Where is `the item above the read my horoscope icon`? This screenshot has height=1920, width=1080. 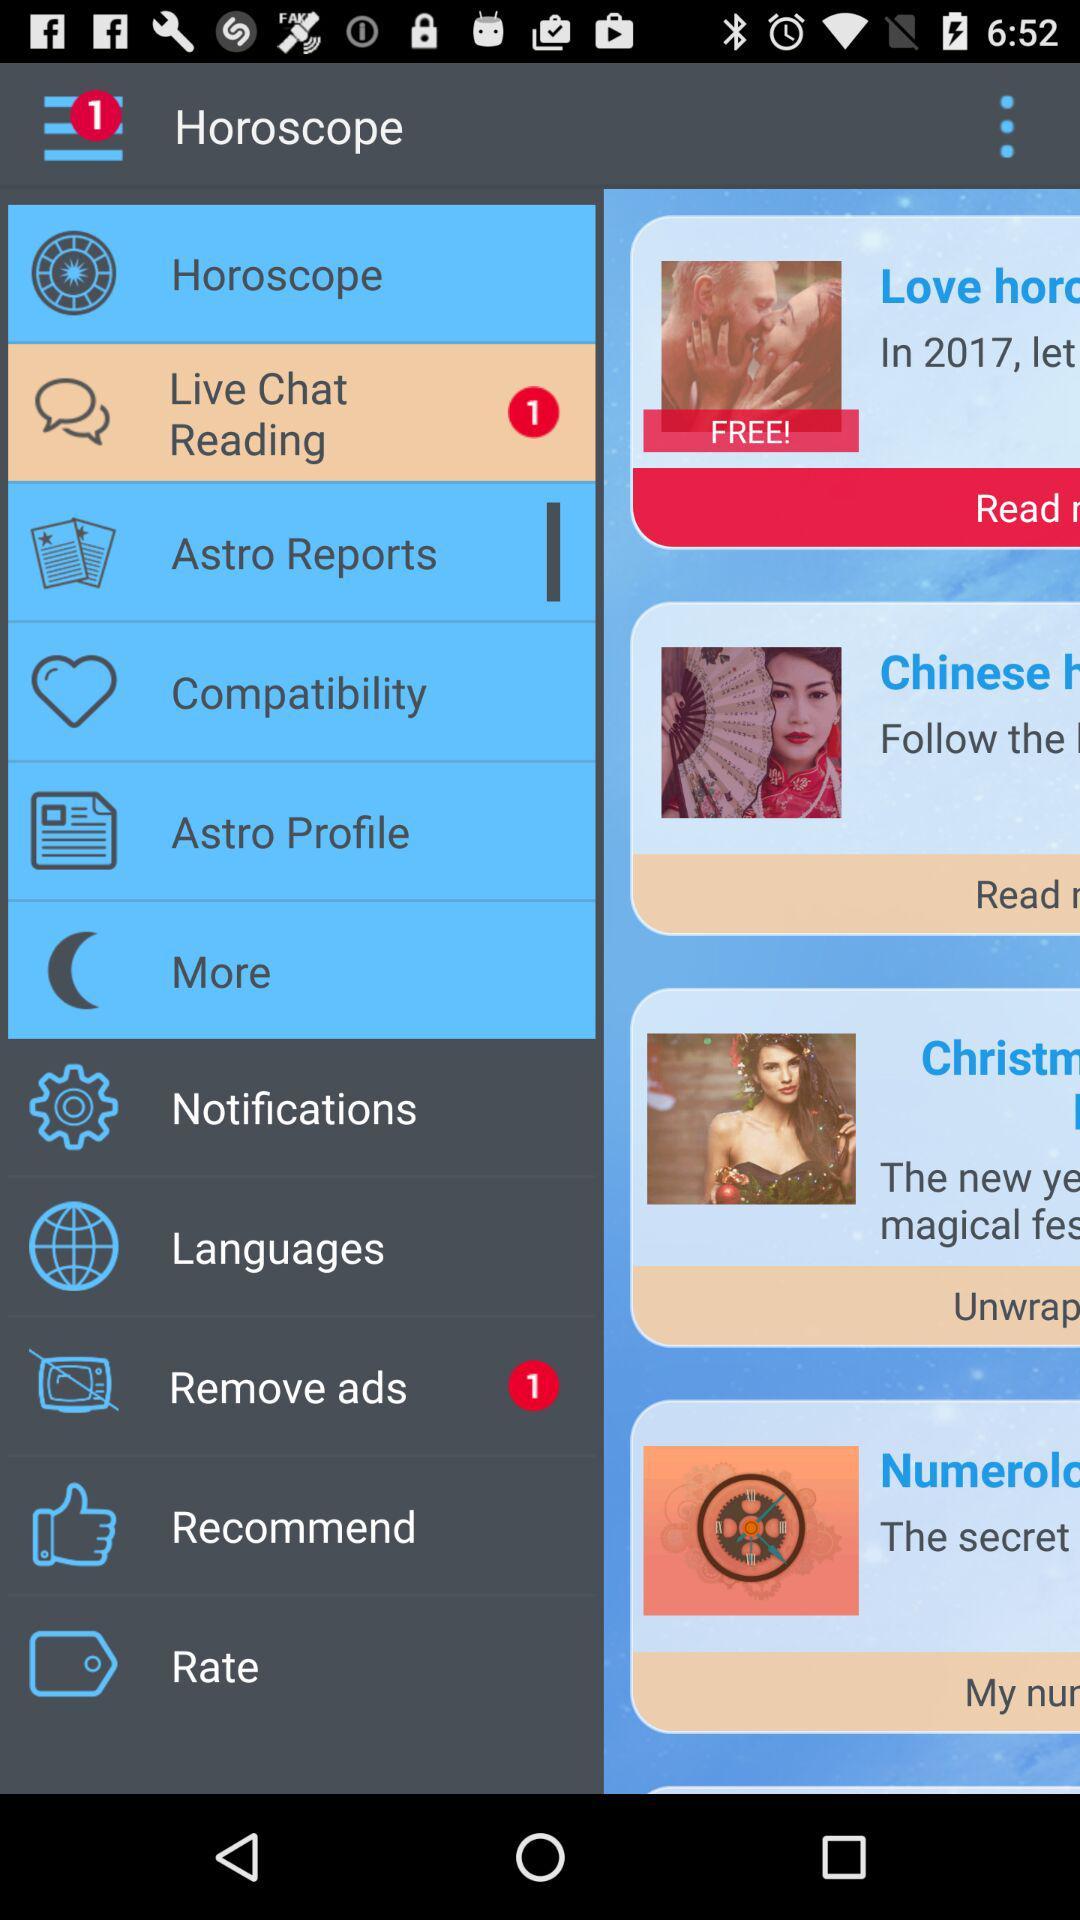 the item above the read my horoscope icon is located at coordinates (978, 350).